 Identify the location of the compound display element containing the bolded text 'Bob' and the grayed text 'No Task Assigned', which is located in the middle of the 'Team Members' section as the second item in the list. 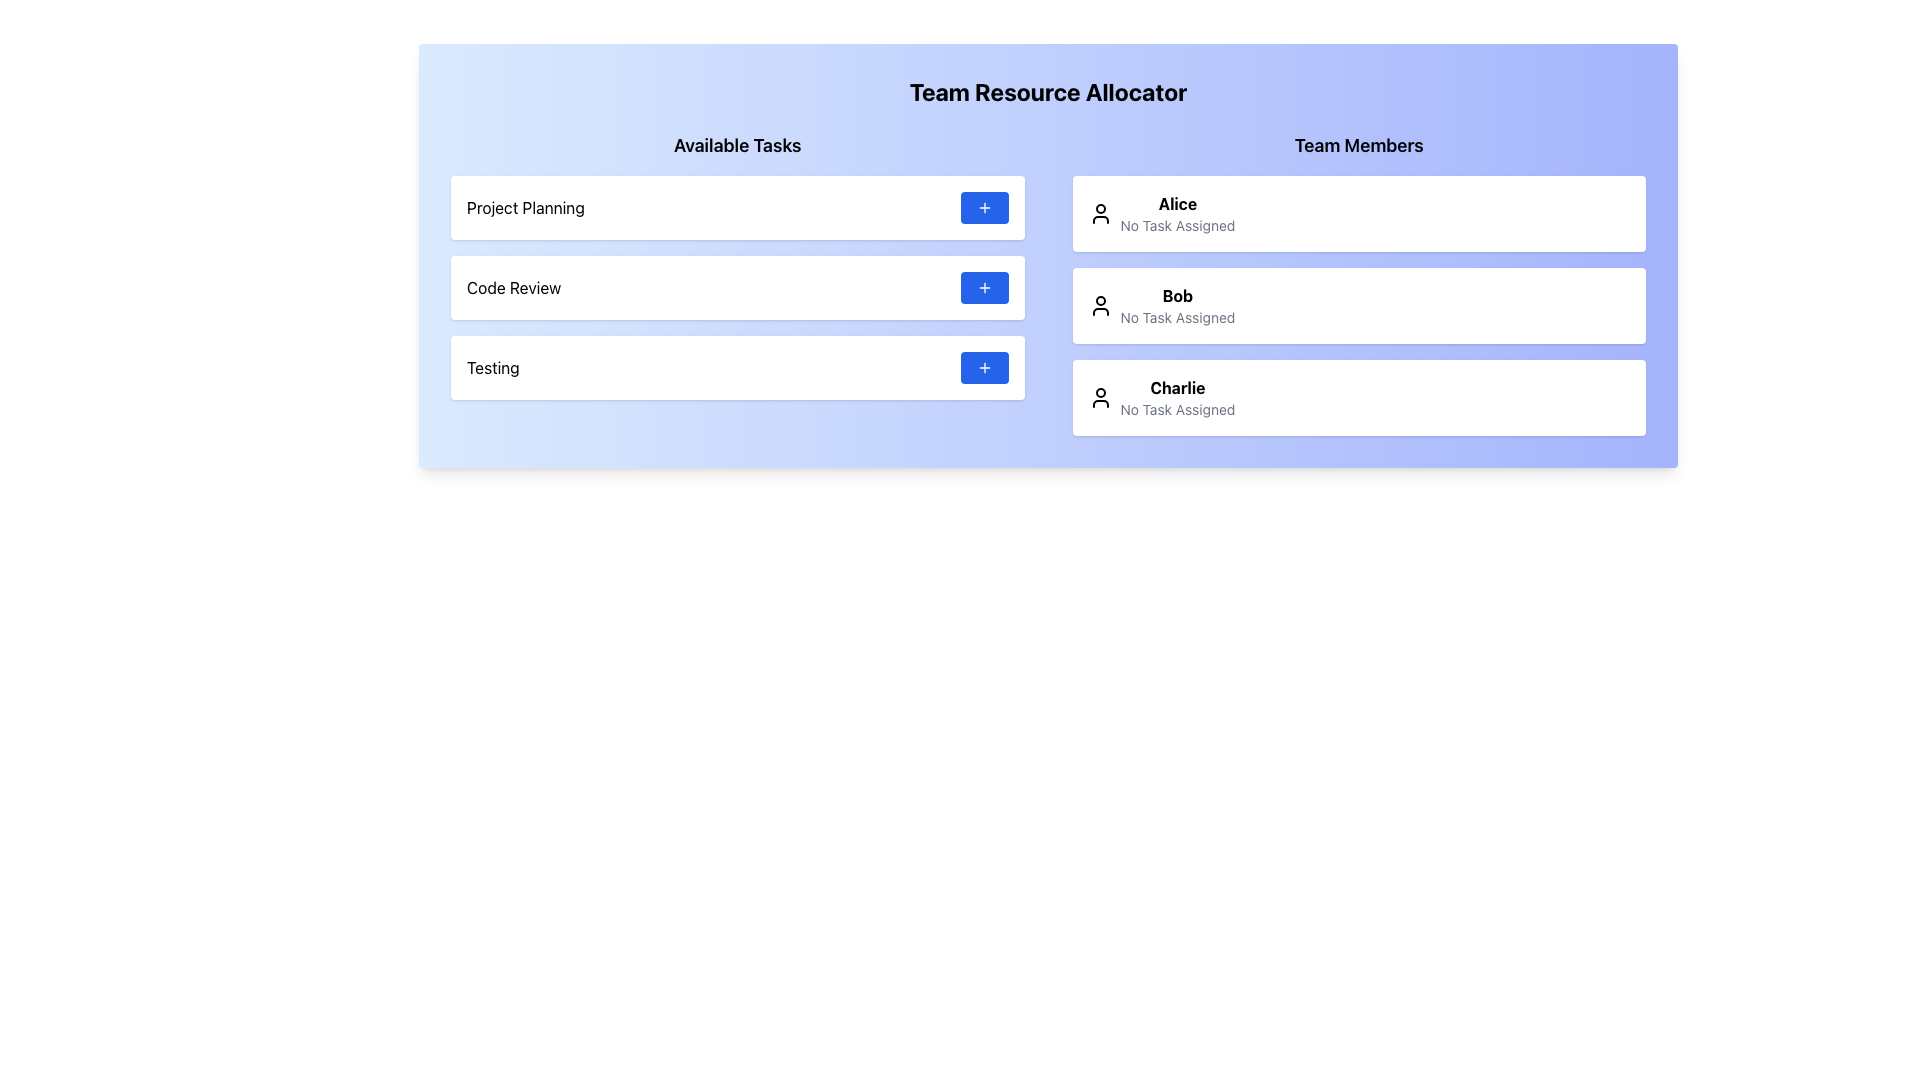
(1161, 305).